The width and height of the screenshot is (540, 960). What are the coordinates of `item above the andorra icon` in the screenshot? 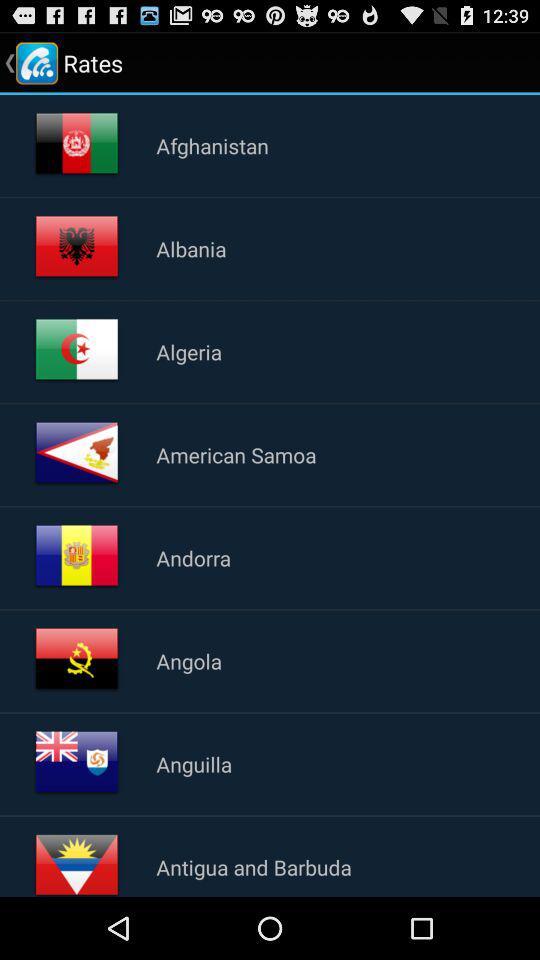 It's located at (235, 454).